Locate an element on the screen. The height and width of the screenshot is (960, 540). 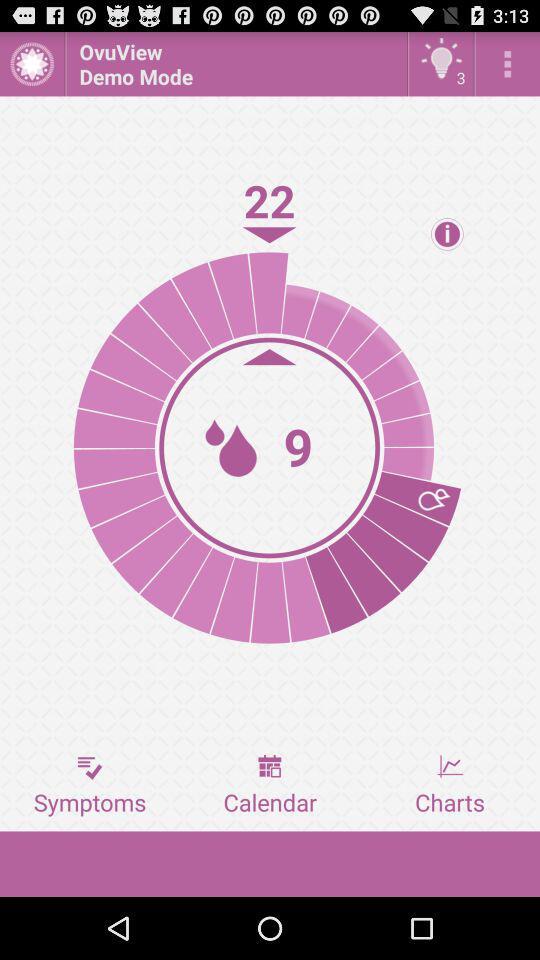
symptoms item is located at coordinates (89, 785).